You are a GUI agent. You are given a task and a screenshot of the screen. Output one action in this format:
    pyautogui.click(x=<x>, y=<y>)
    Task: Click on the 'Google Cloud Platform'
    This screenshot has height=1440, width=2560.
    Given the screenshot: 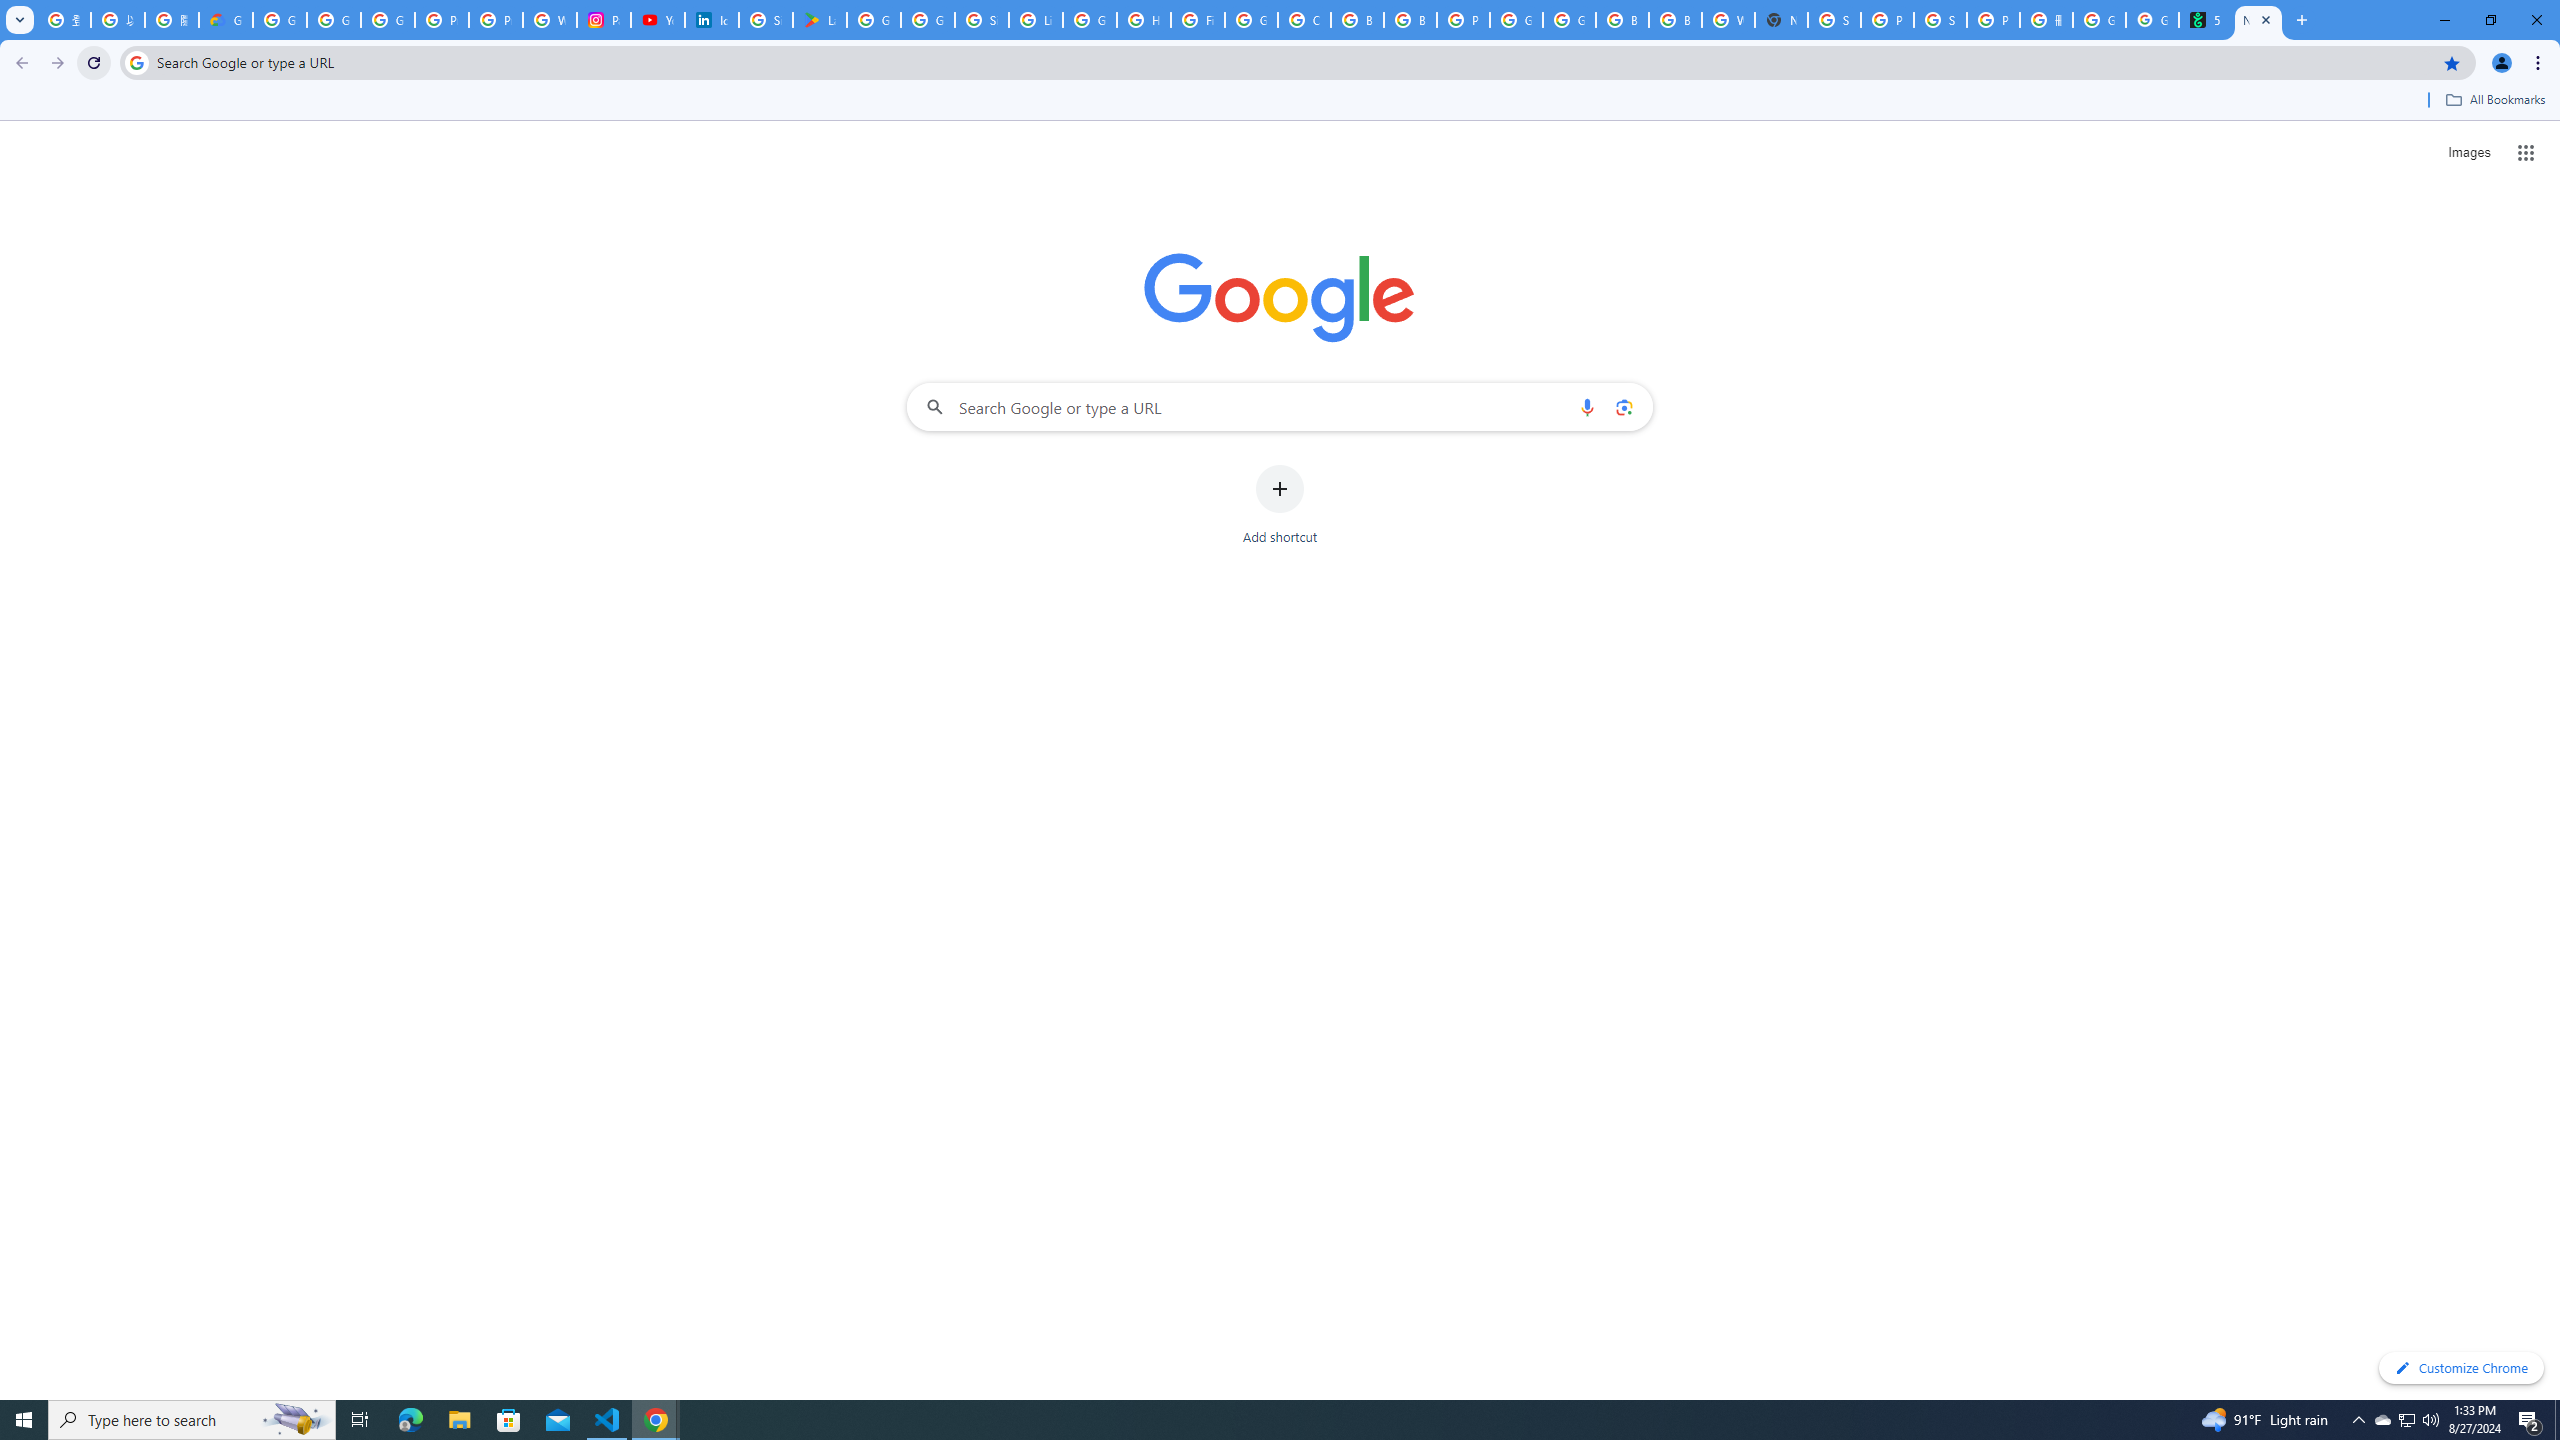 What is the action you would take?
    pyautogui.click(x=1569, y=19)
    